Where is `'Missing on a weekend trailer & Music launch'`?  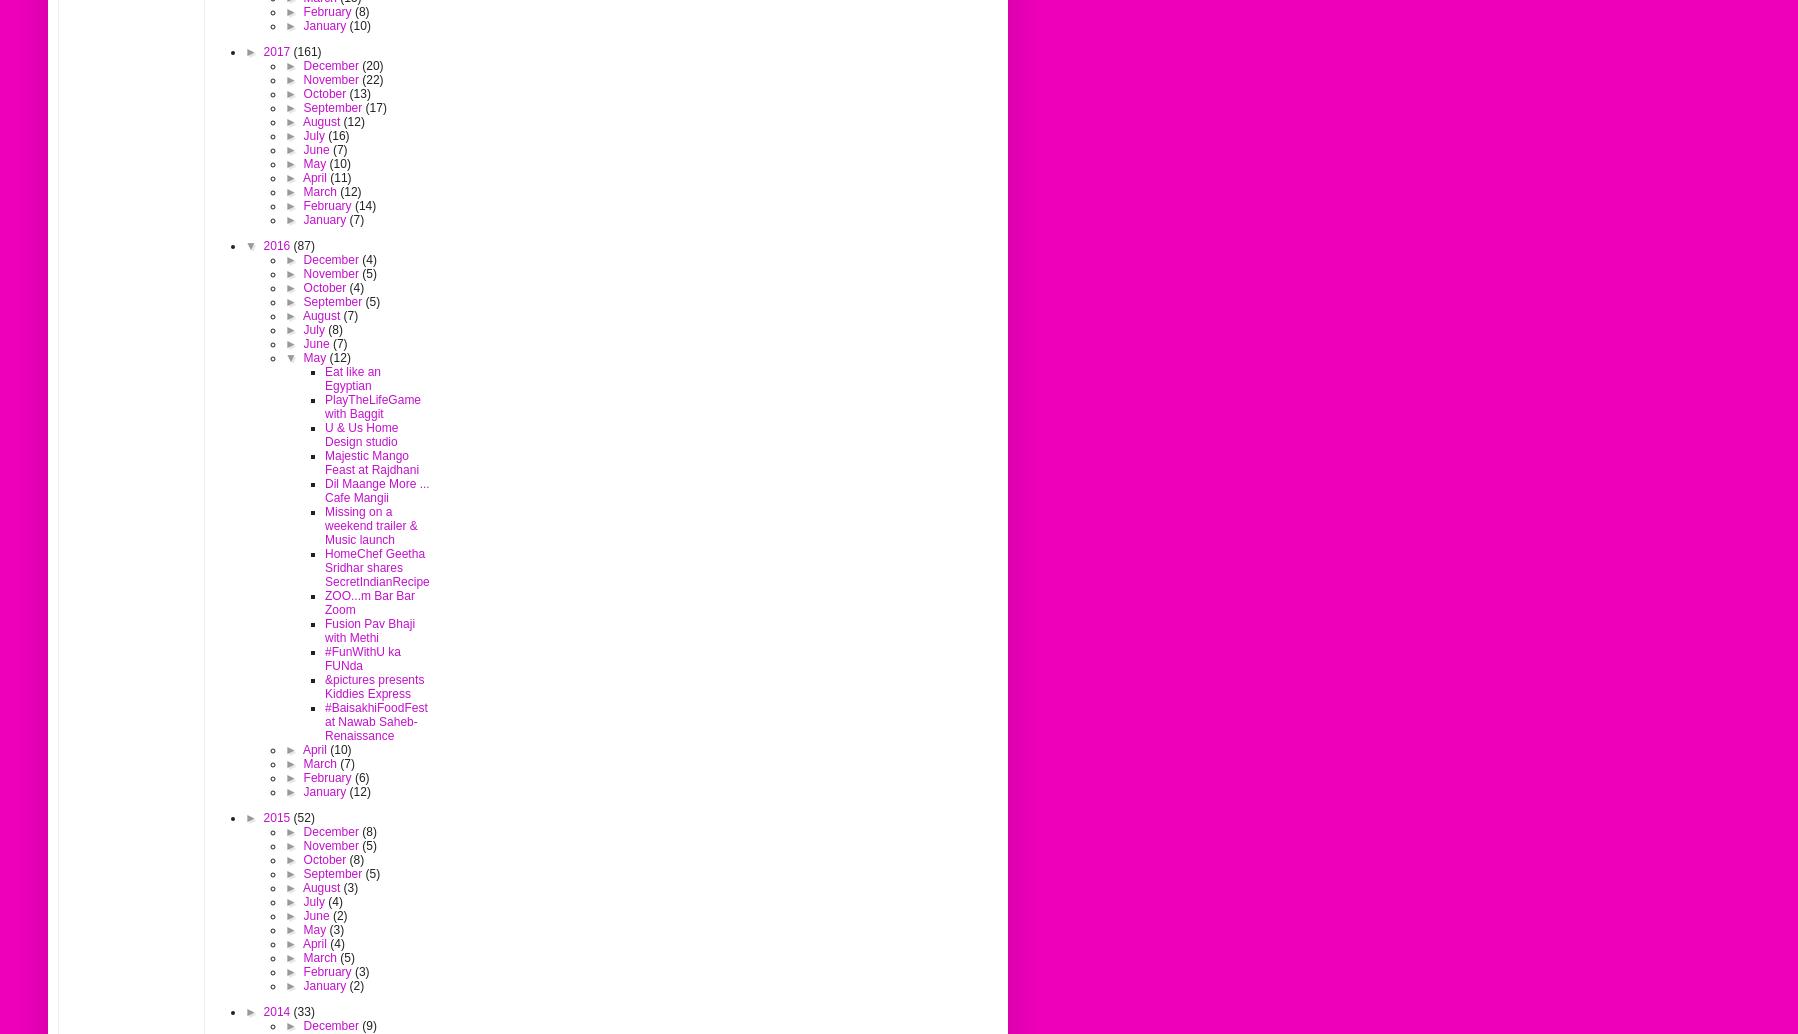 'Missing on a weekend trailer & Music launch' is located at coordinates (369, 525).